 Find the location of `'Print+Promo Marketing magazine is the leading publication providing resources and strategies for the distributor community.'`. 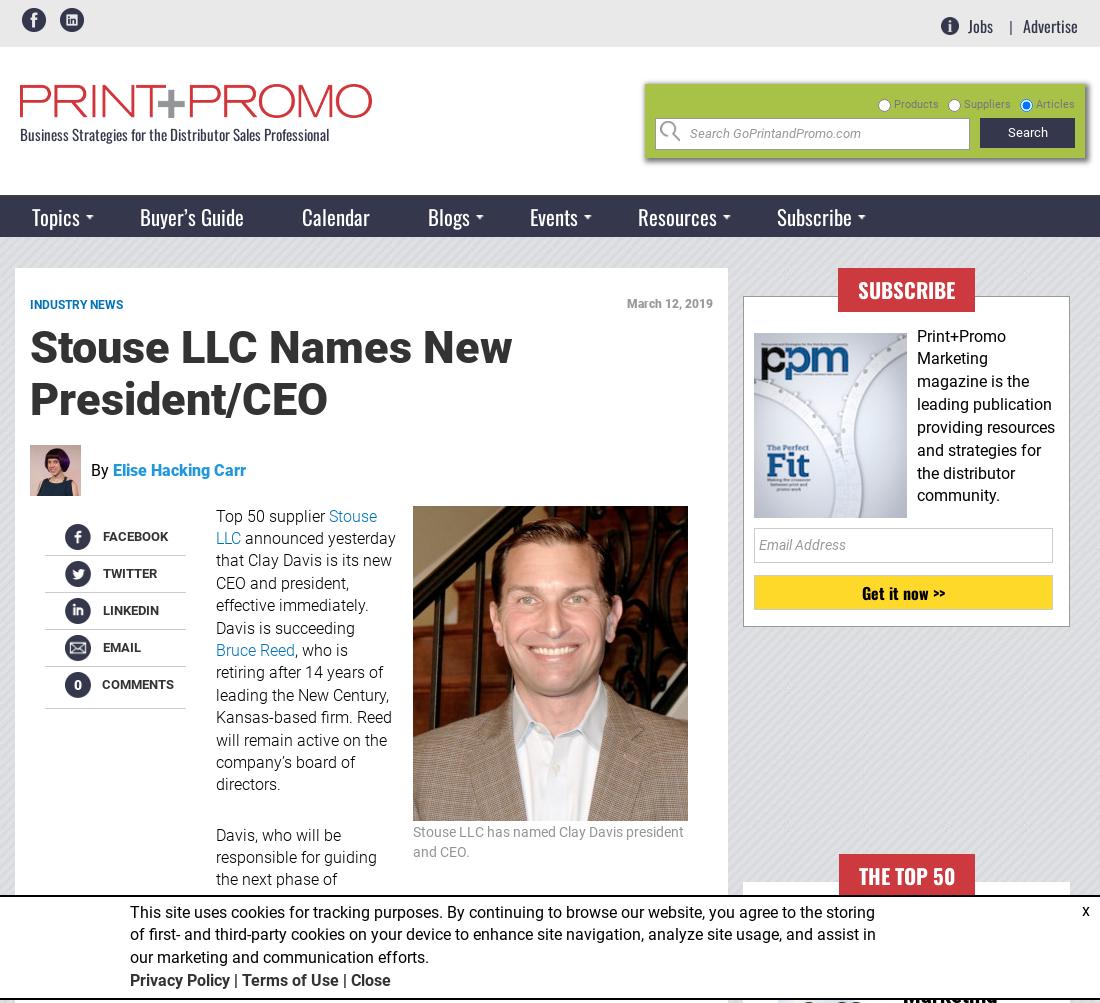

'Print+Promo Marketing magazine is the leading publication providing resources and strategies for the distributor community.' is located at coordinates (985, 415).